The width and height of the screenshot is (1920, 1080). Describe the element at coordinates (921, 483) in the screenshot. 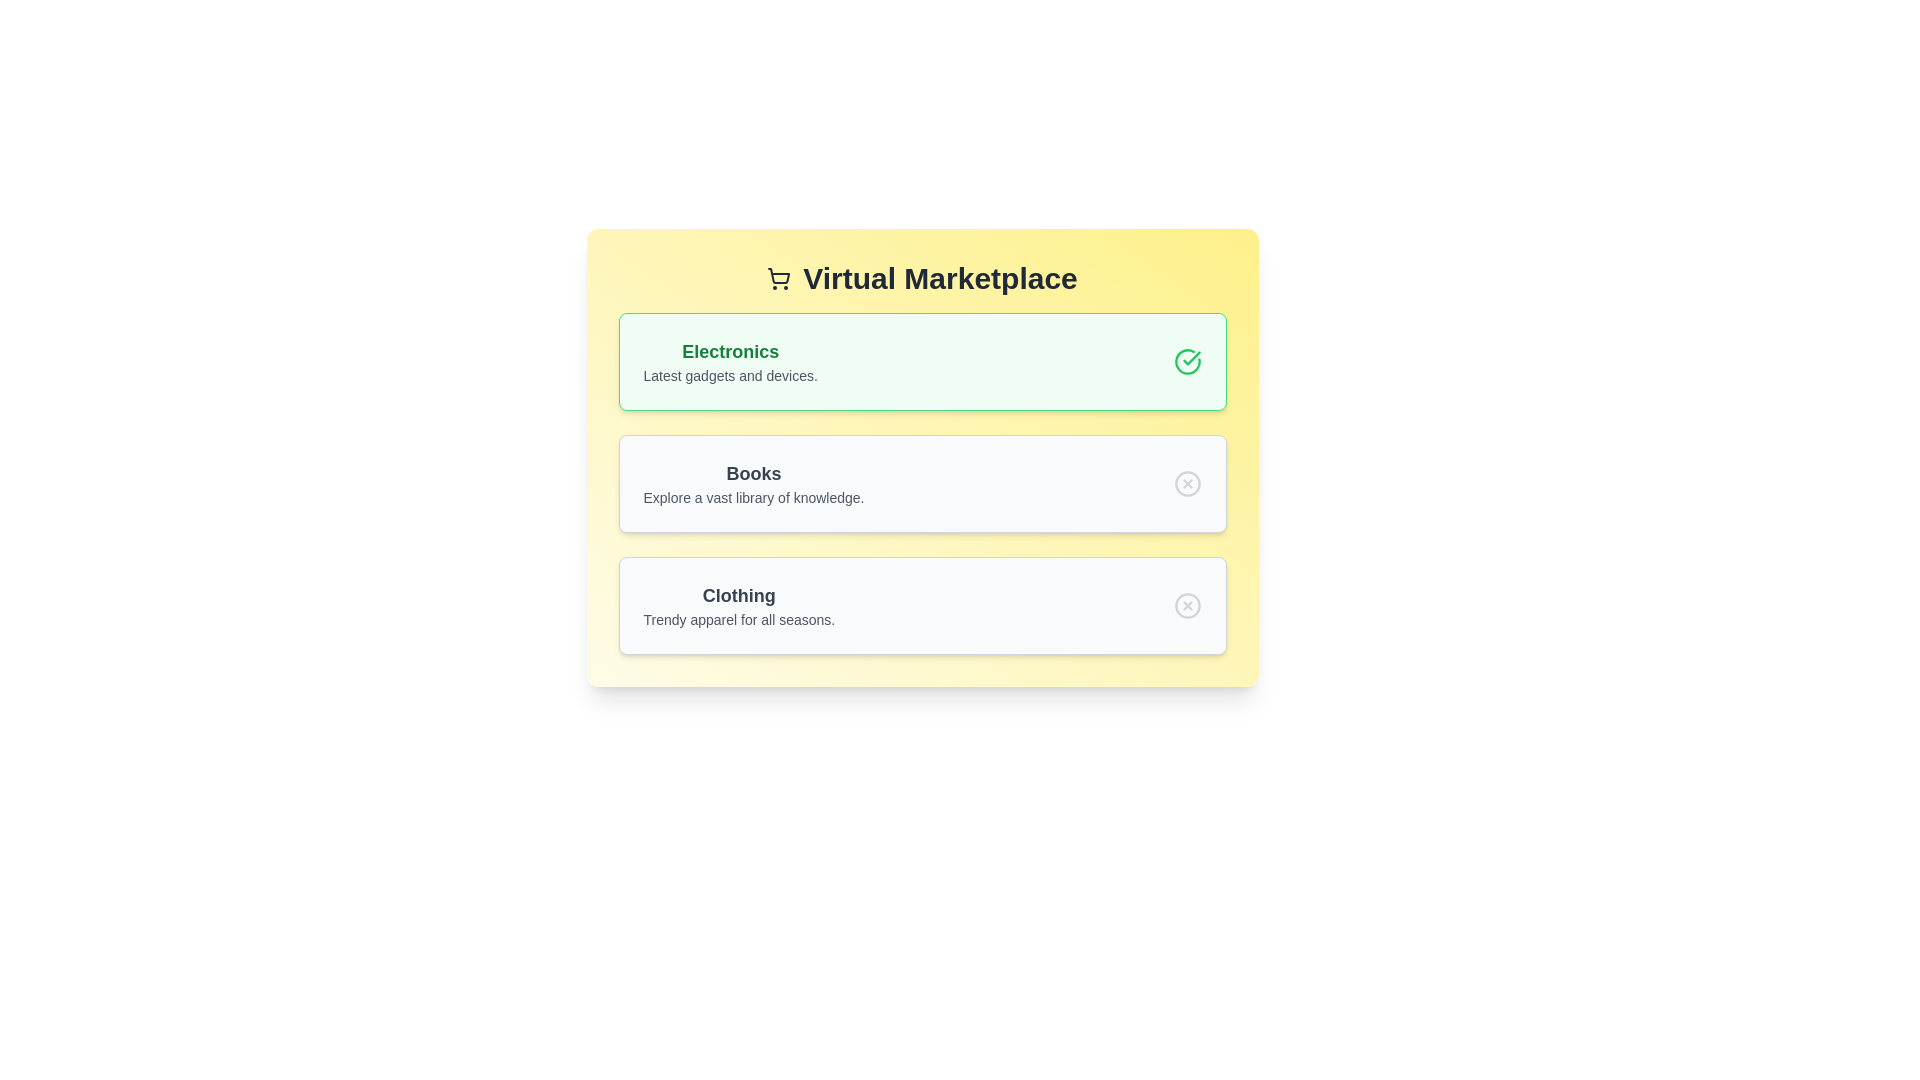

I see `the Books item to explore additional interactions` at that location.